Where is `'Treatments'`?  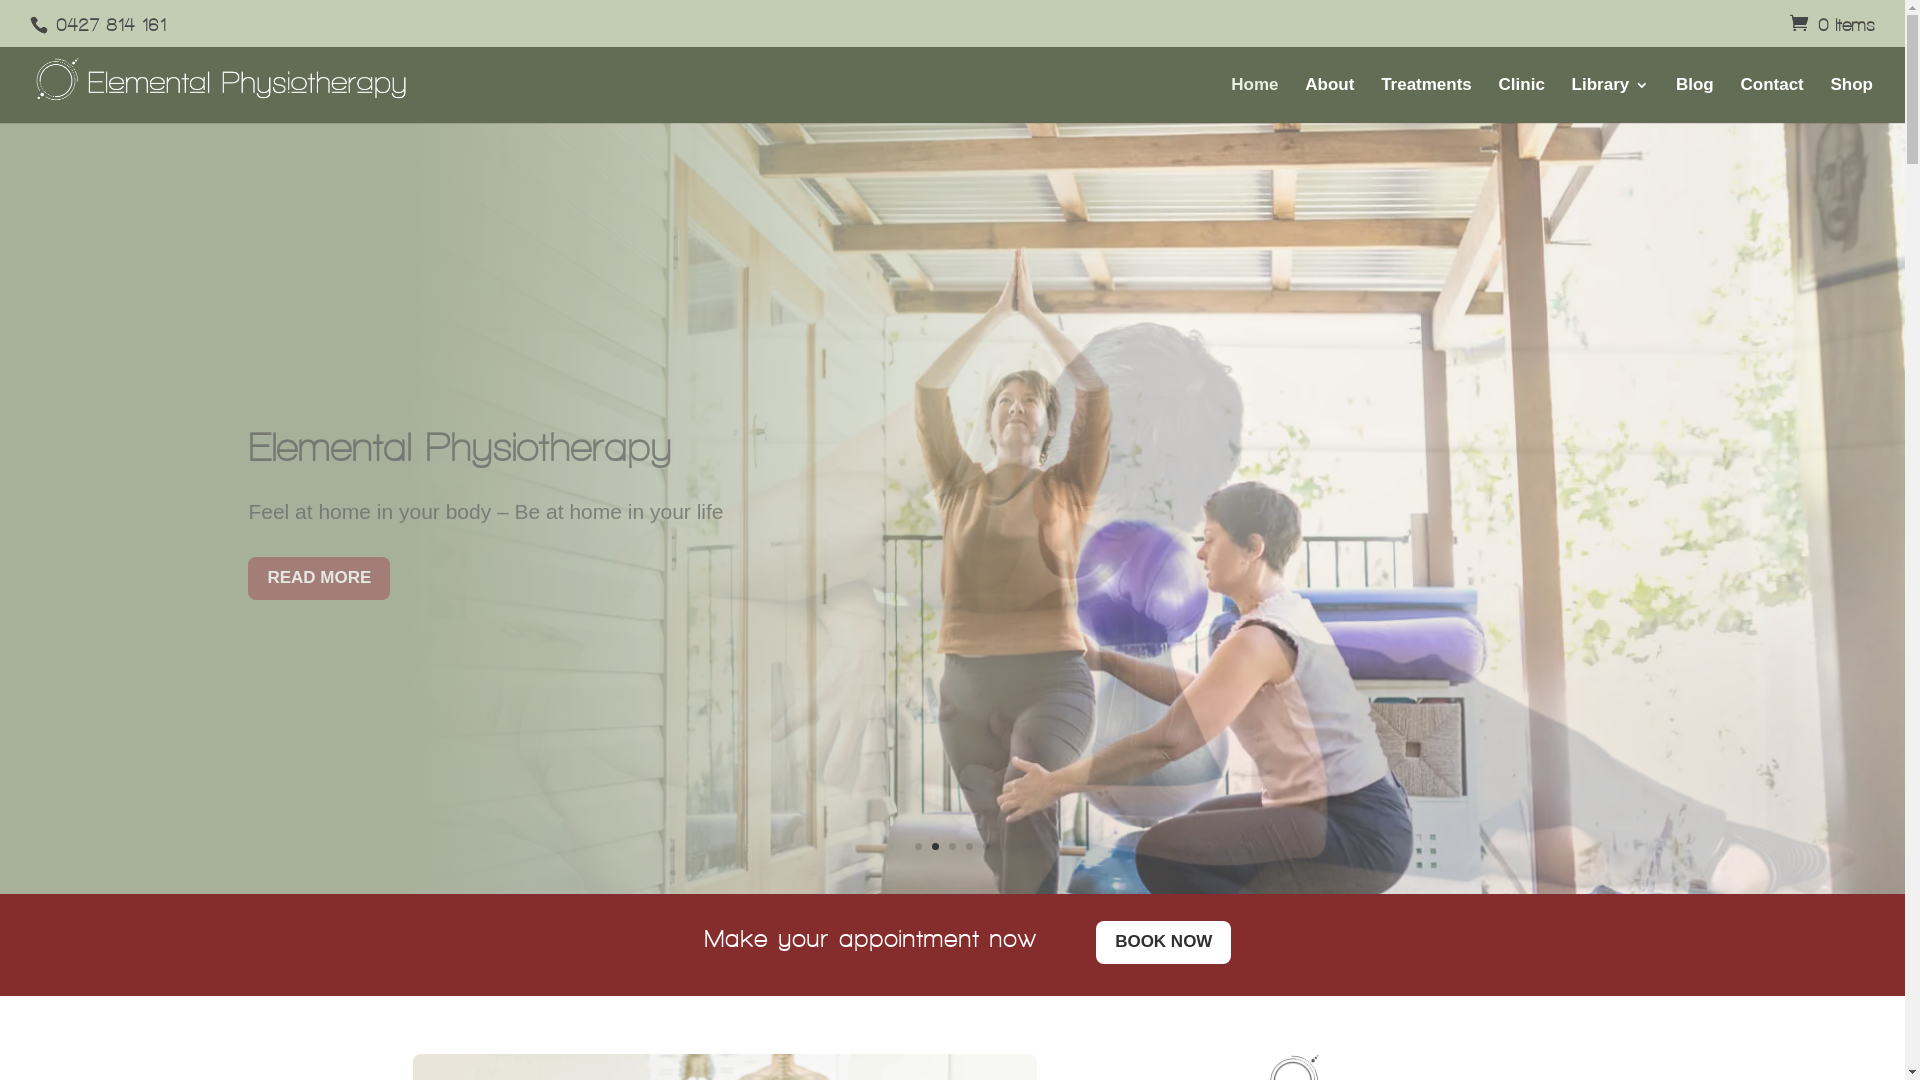
'Treatments' is located at coordinates (1380, 100).